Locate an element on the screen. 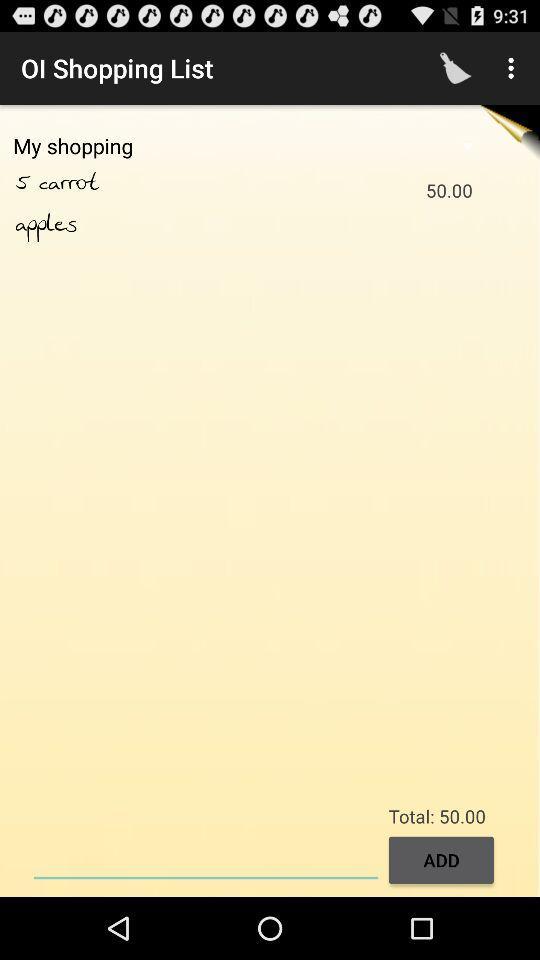 This screenshot has height=960, width=540. item below my shopping is located at coordinates (26, 183).